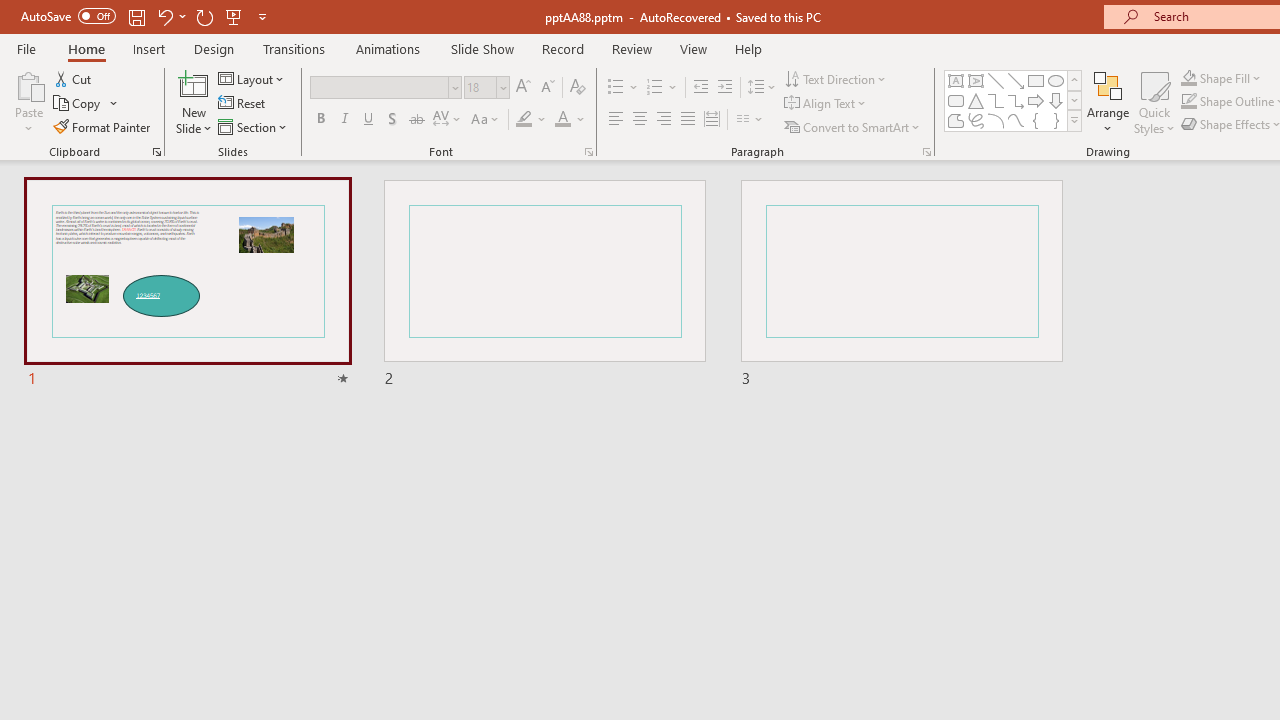 The width and height of the screenshot is (1280, 720). Describe the element at coordinates (547, 86) in the screenshot. I see `'Decrease Font Size'` at that location.